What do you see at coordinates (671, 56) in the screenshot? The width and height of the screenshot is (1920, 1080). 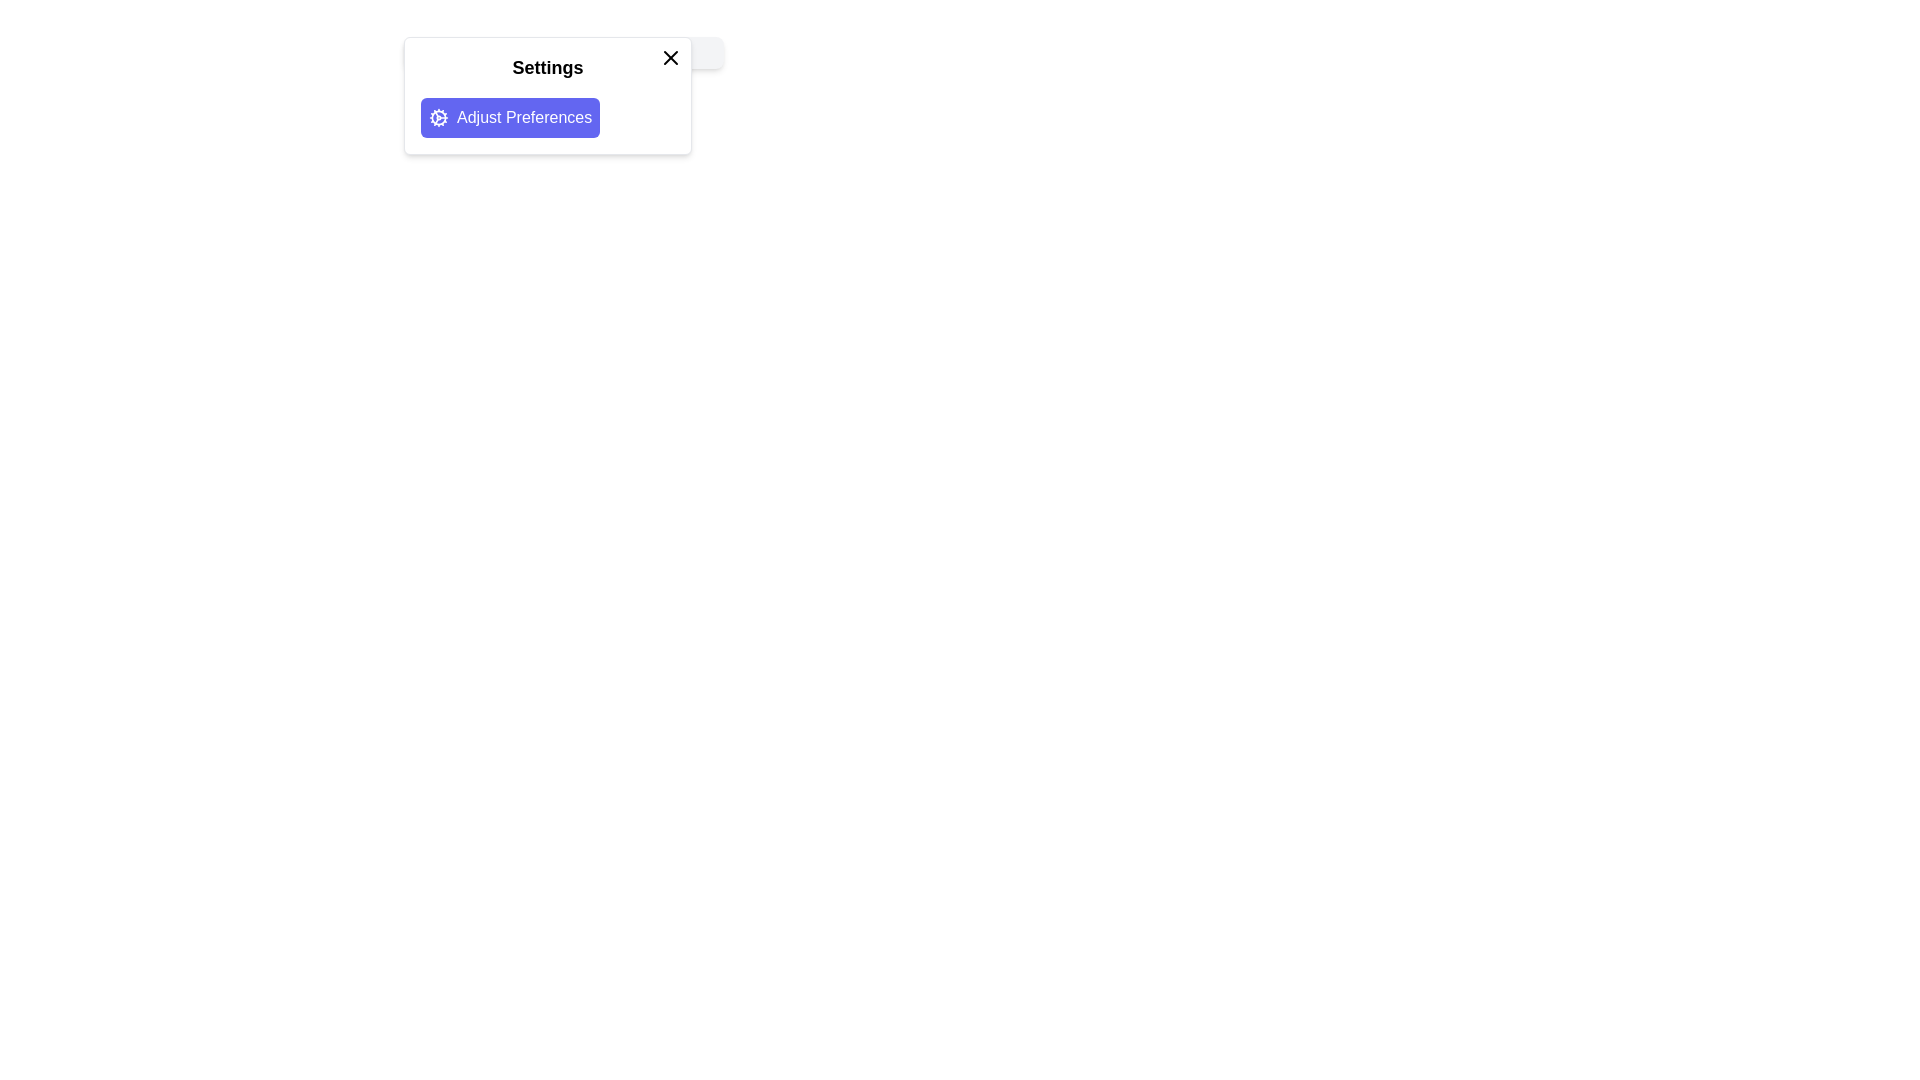 I see `the close icon (cross or 'X') located at the top-right corner of the modal interface` at bounding box center [671, 56].